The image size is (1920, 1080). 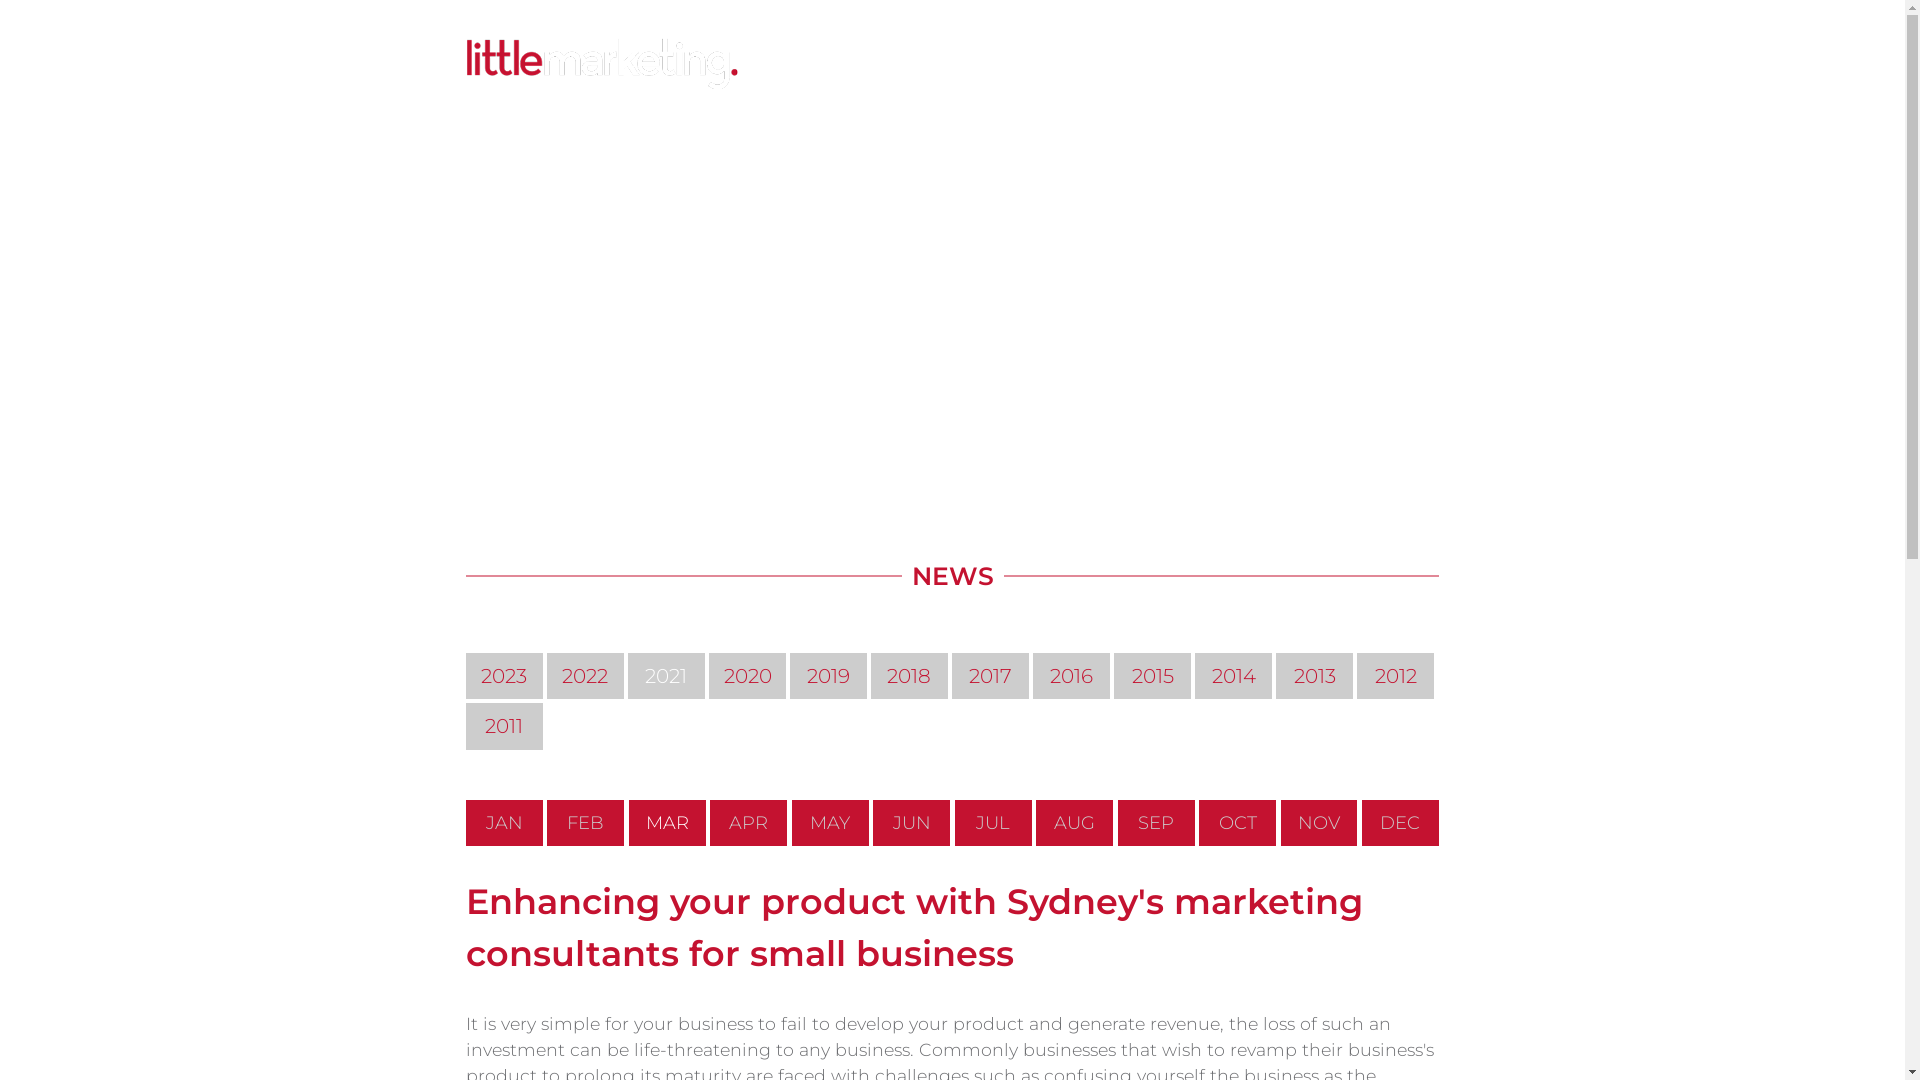 What do you see at coordinates (1232, 675) in the screenshot?
I see `'2014'` at bounding box center [1232, 675].